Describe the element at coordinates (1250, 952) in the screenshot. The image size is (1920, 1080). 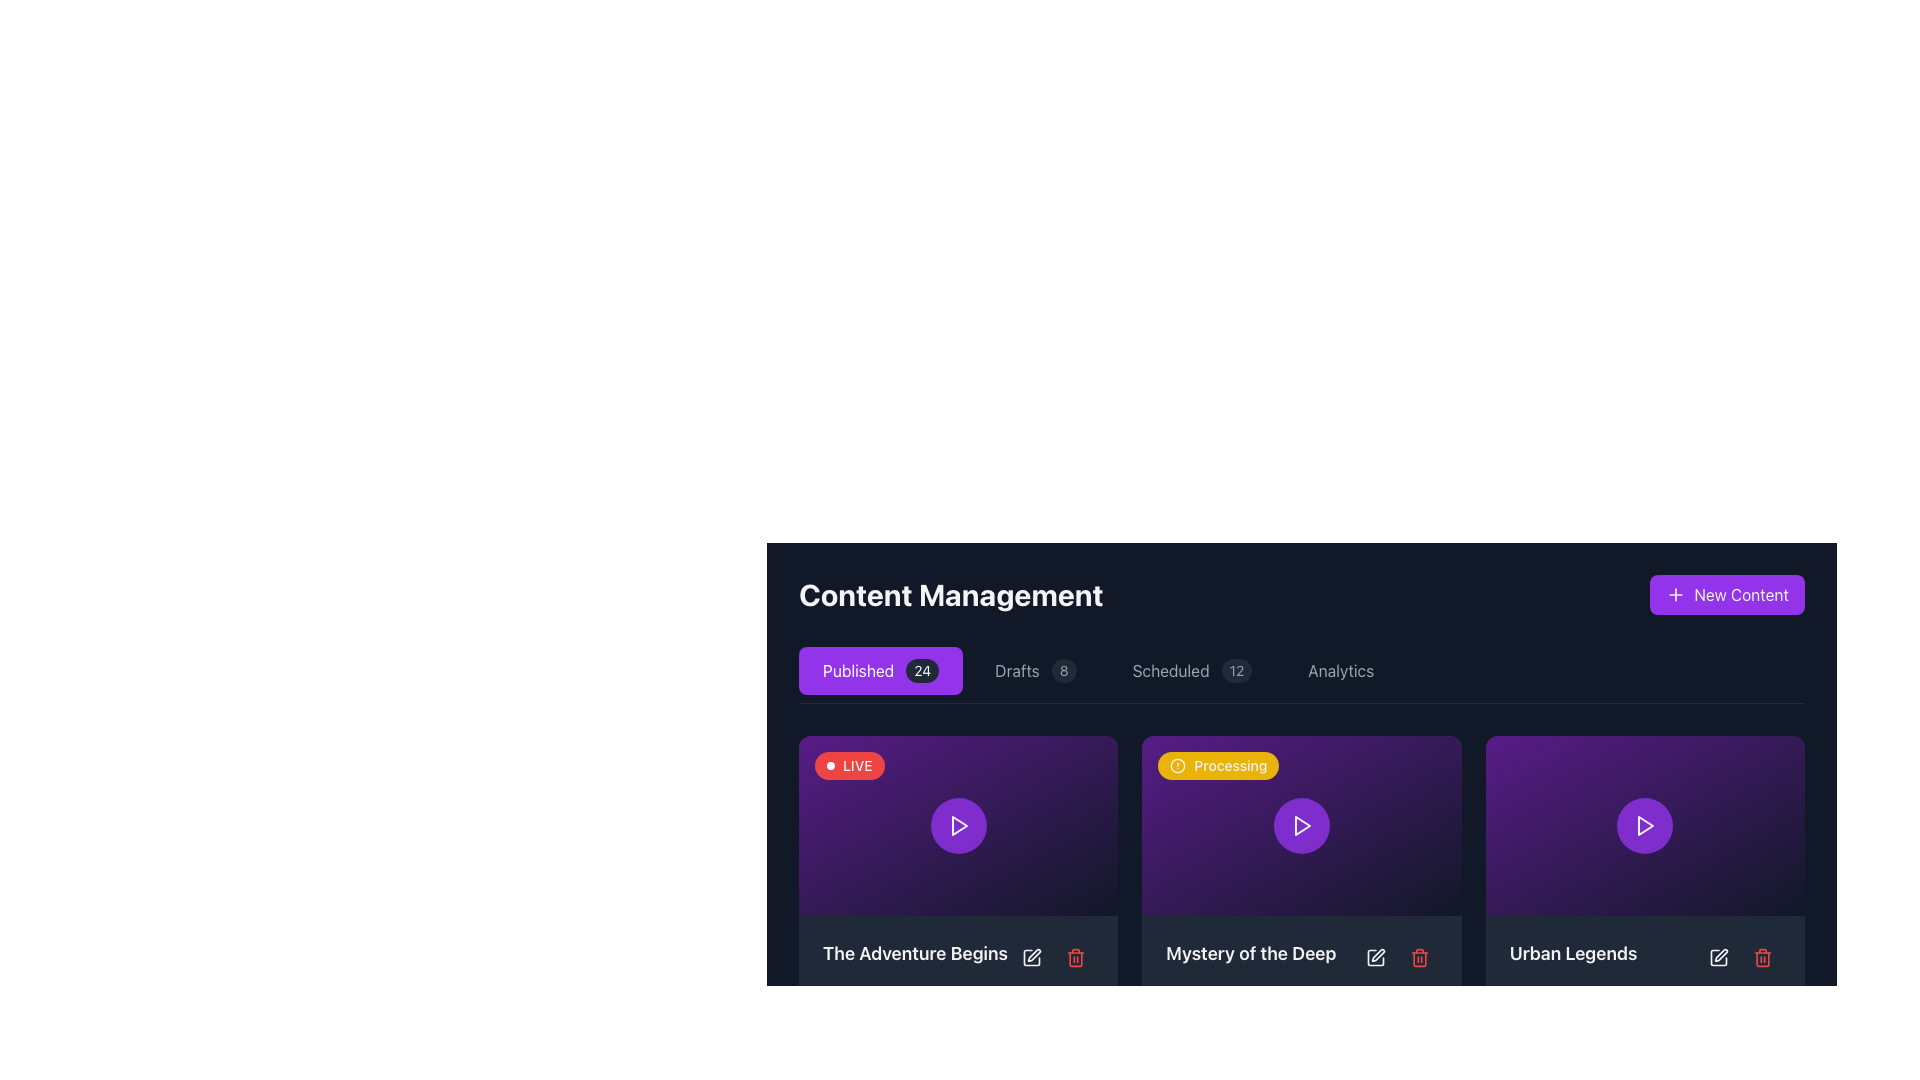
I see `the text label that displays the title or name of a specific item, located in the second card under the 'Published' section of the content management interface` at that location.